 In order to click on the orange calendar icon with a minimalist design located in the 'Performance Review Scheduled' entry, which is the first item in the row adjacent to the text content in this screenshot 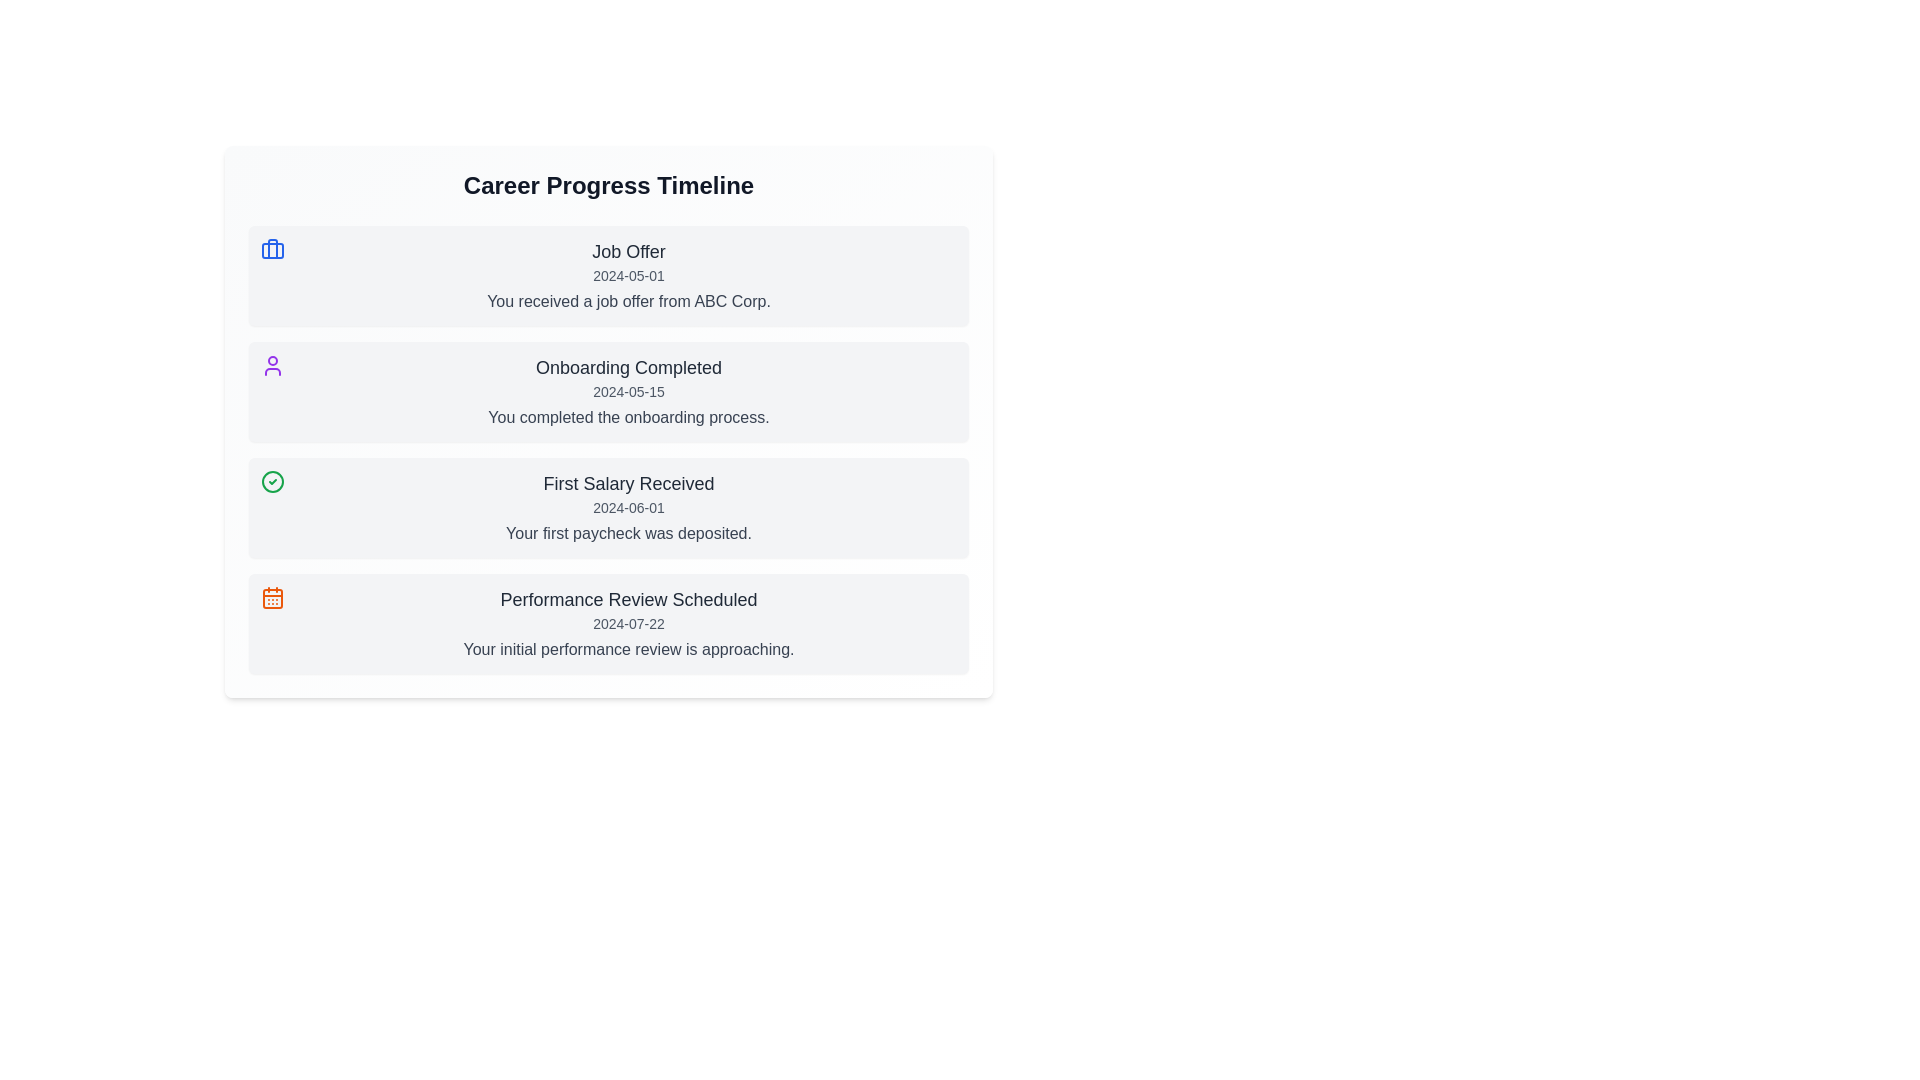, I will do `click(272, 596)`.